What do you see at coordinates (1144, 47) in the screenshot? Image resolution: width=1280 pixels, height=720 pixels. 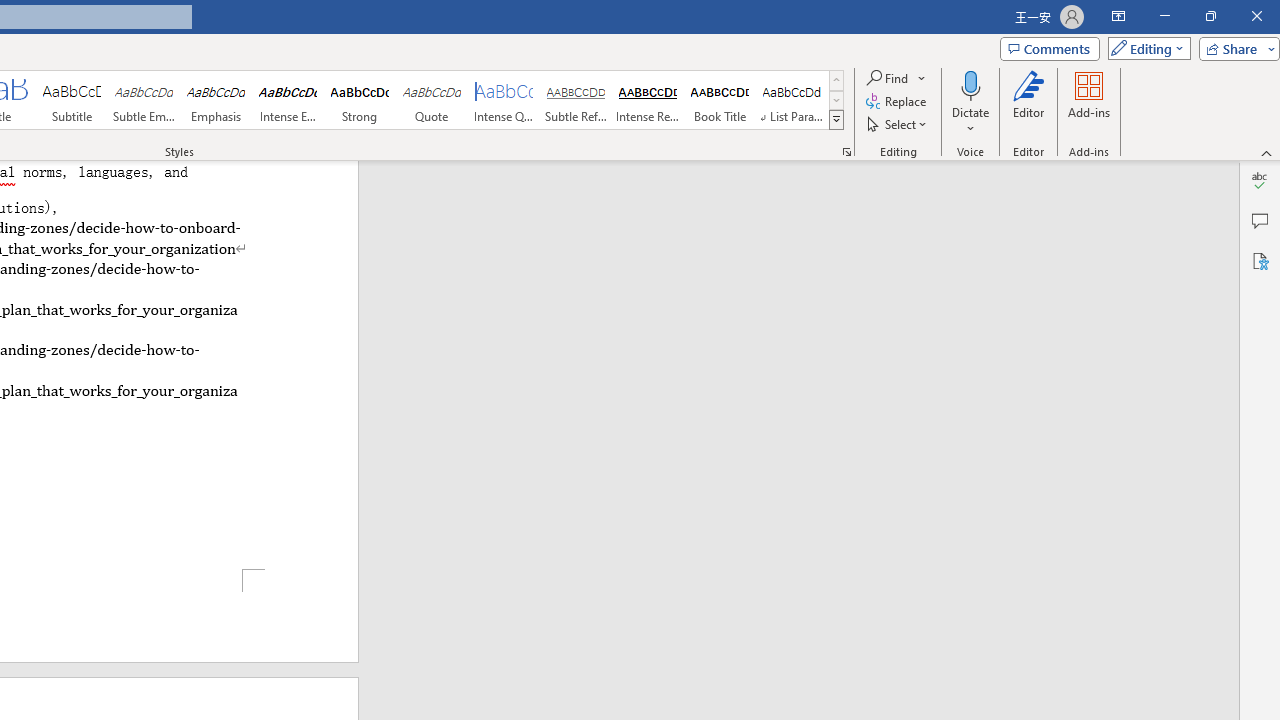 I see `'Editing'` at bounding box center [1144, 47].